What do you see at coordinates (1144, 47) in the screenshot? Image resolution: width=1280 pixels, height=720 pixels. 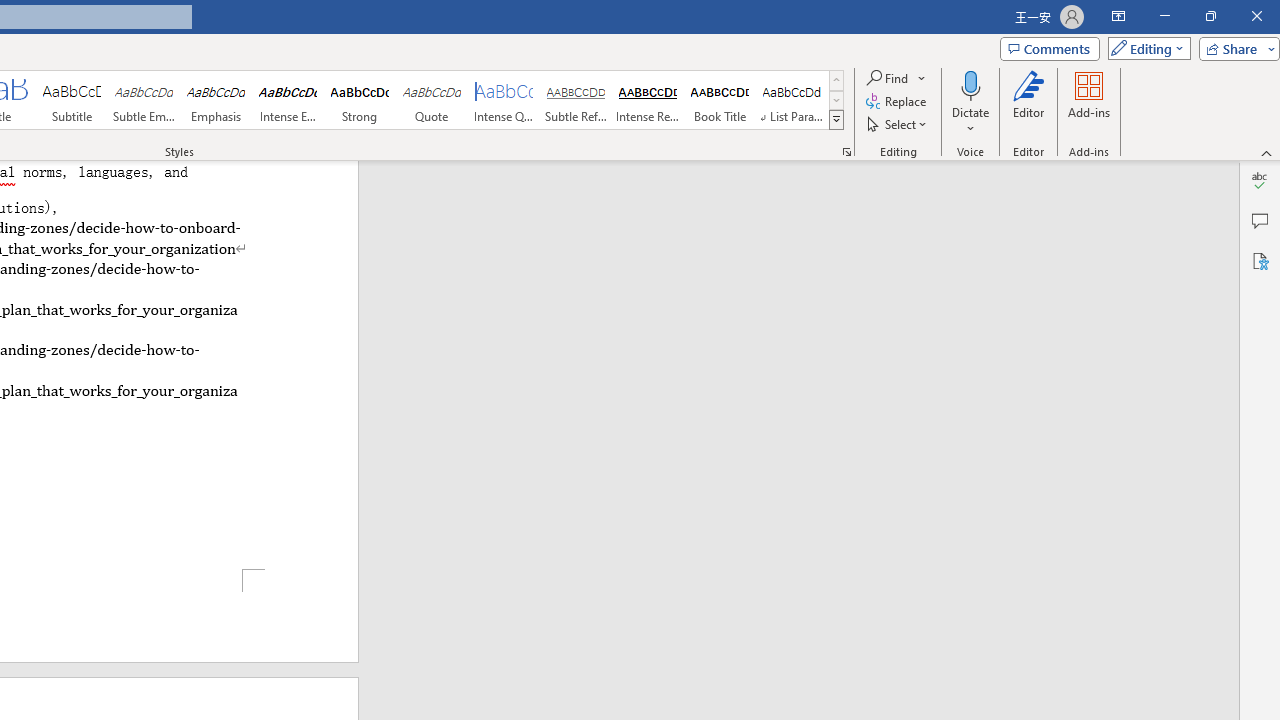 I see `'Editing'` at bounding box center [1144, 47].